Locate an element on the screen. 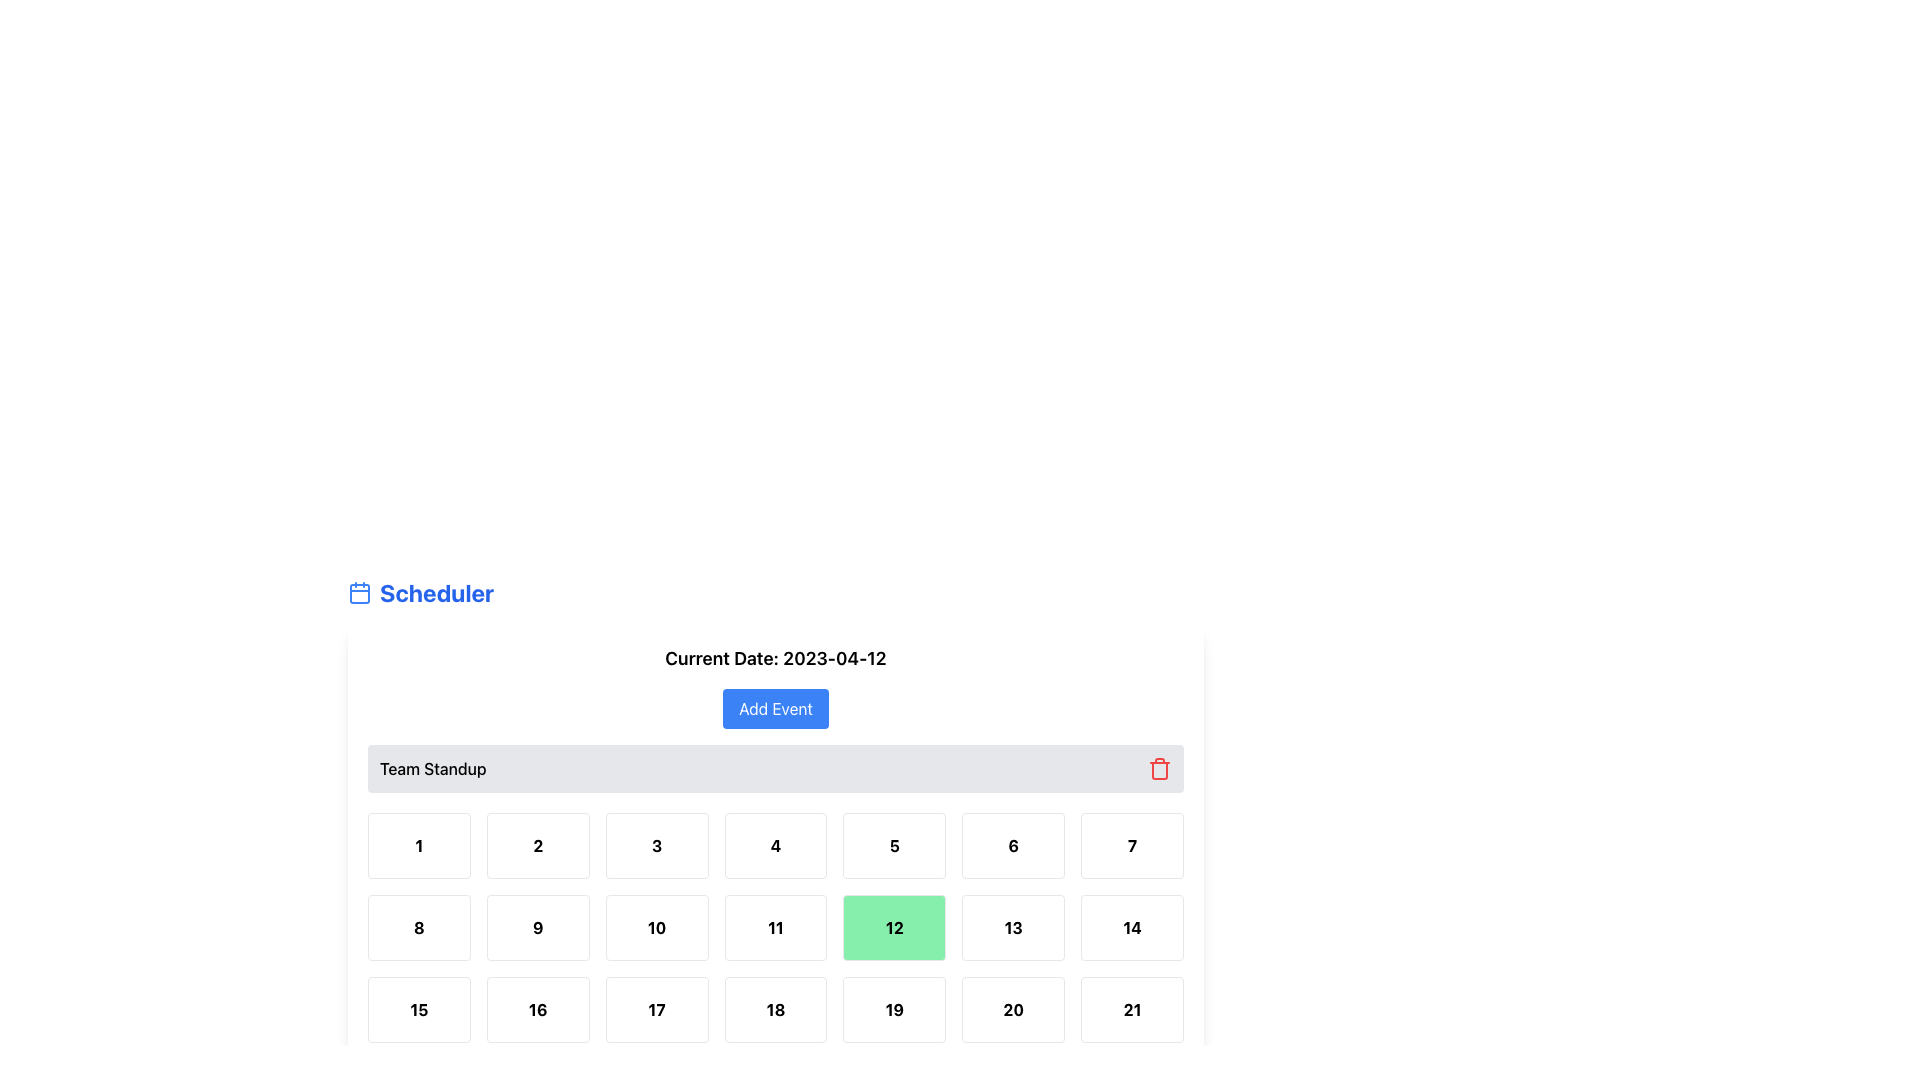 The height and width of the screenshot is (1080, 1920). the grid cell element representing '19' is located at coordinates (893, 1010).